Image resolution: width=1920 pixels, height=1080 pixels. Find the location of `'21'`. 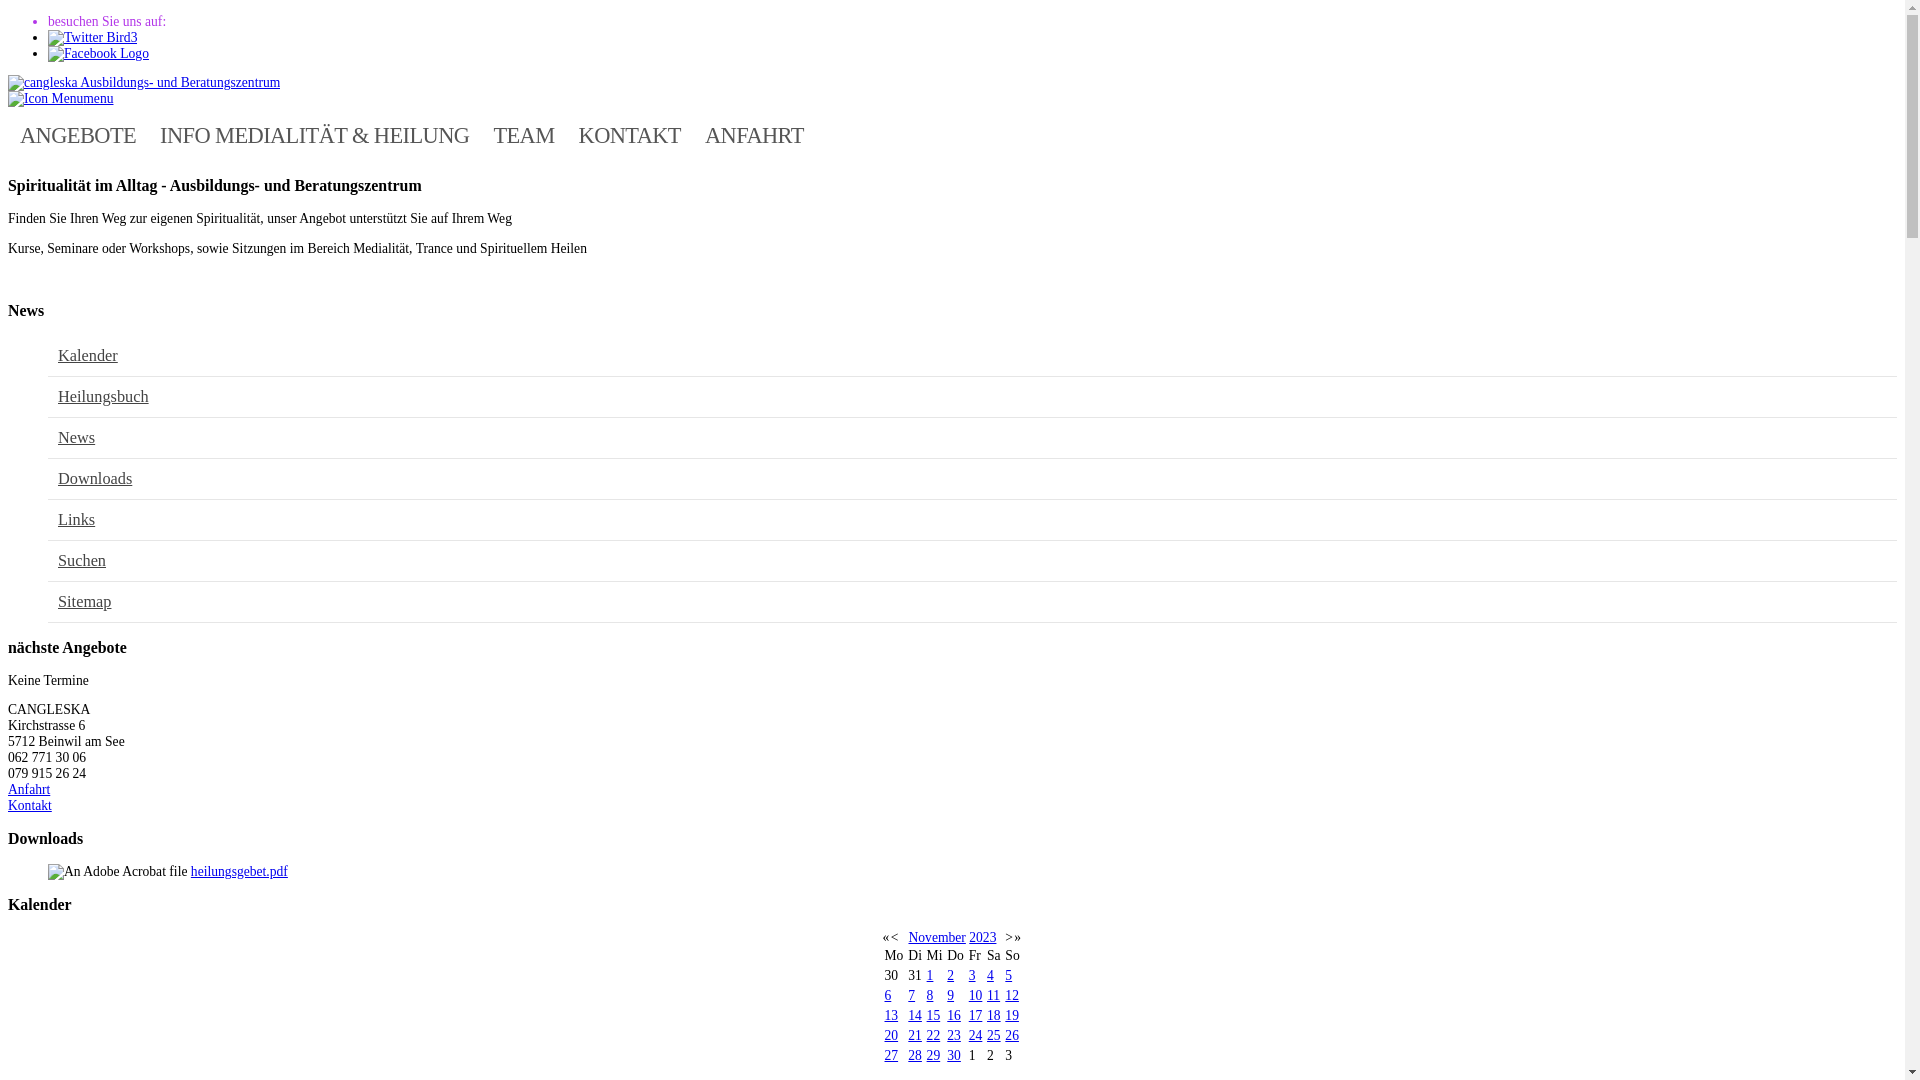

'21' is located at coordinates (914, 1035).